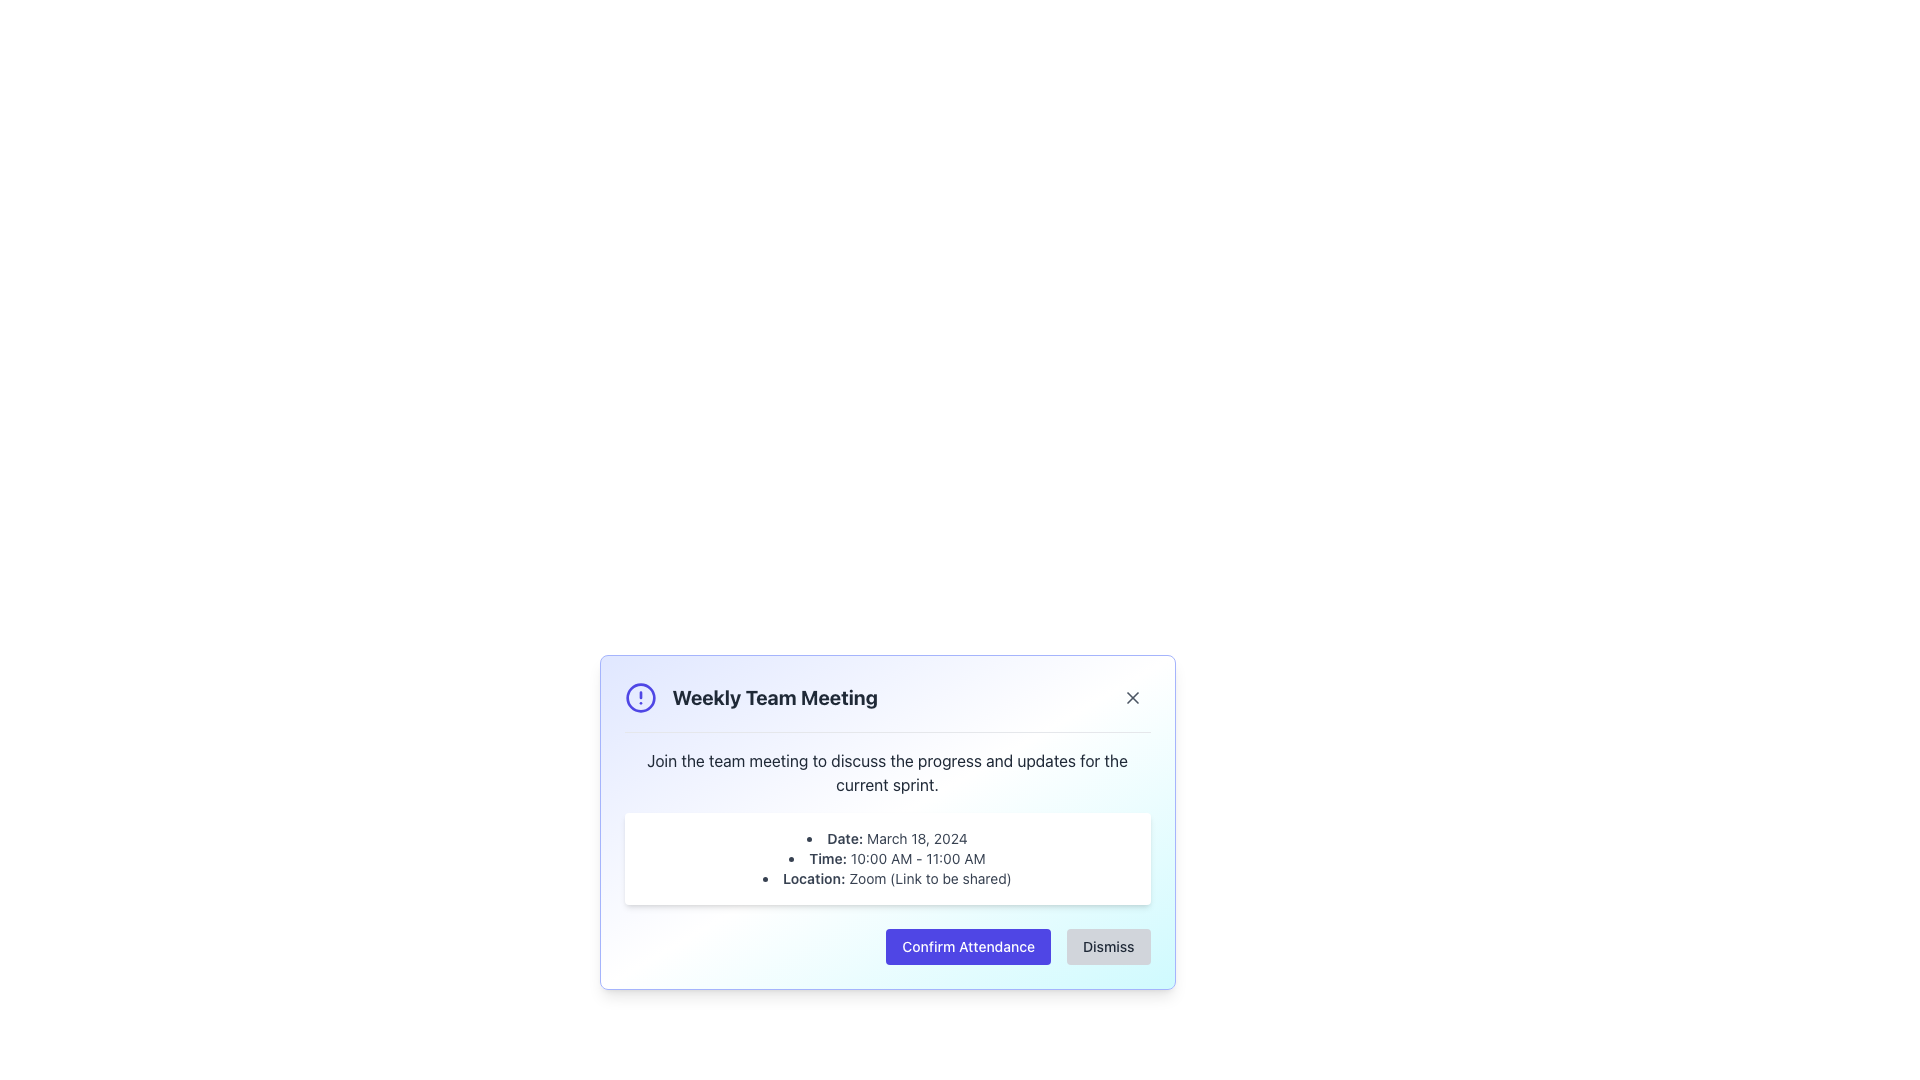  Describe the element at coordinates (886, 858) in the screenshot. I see `the text block that provides details of the event, including date, time, and location, located in the modal dialog box below the heading 'Weekly Team Meeting'` at that location.